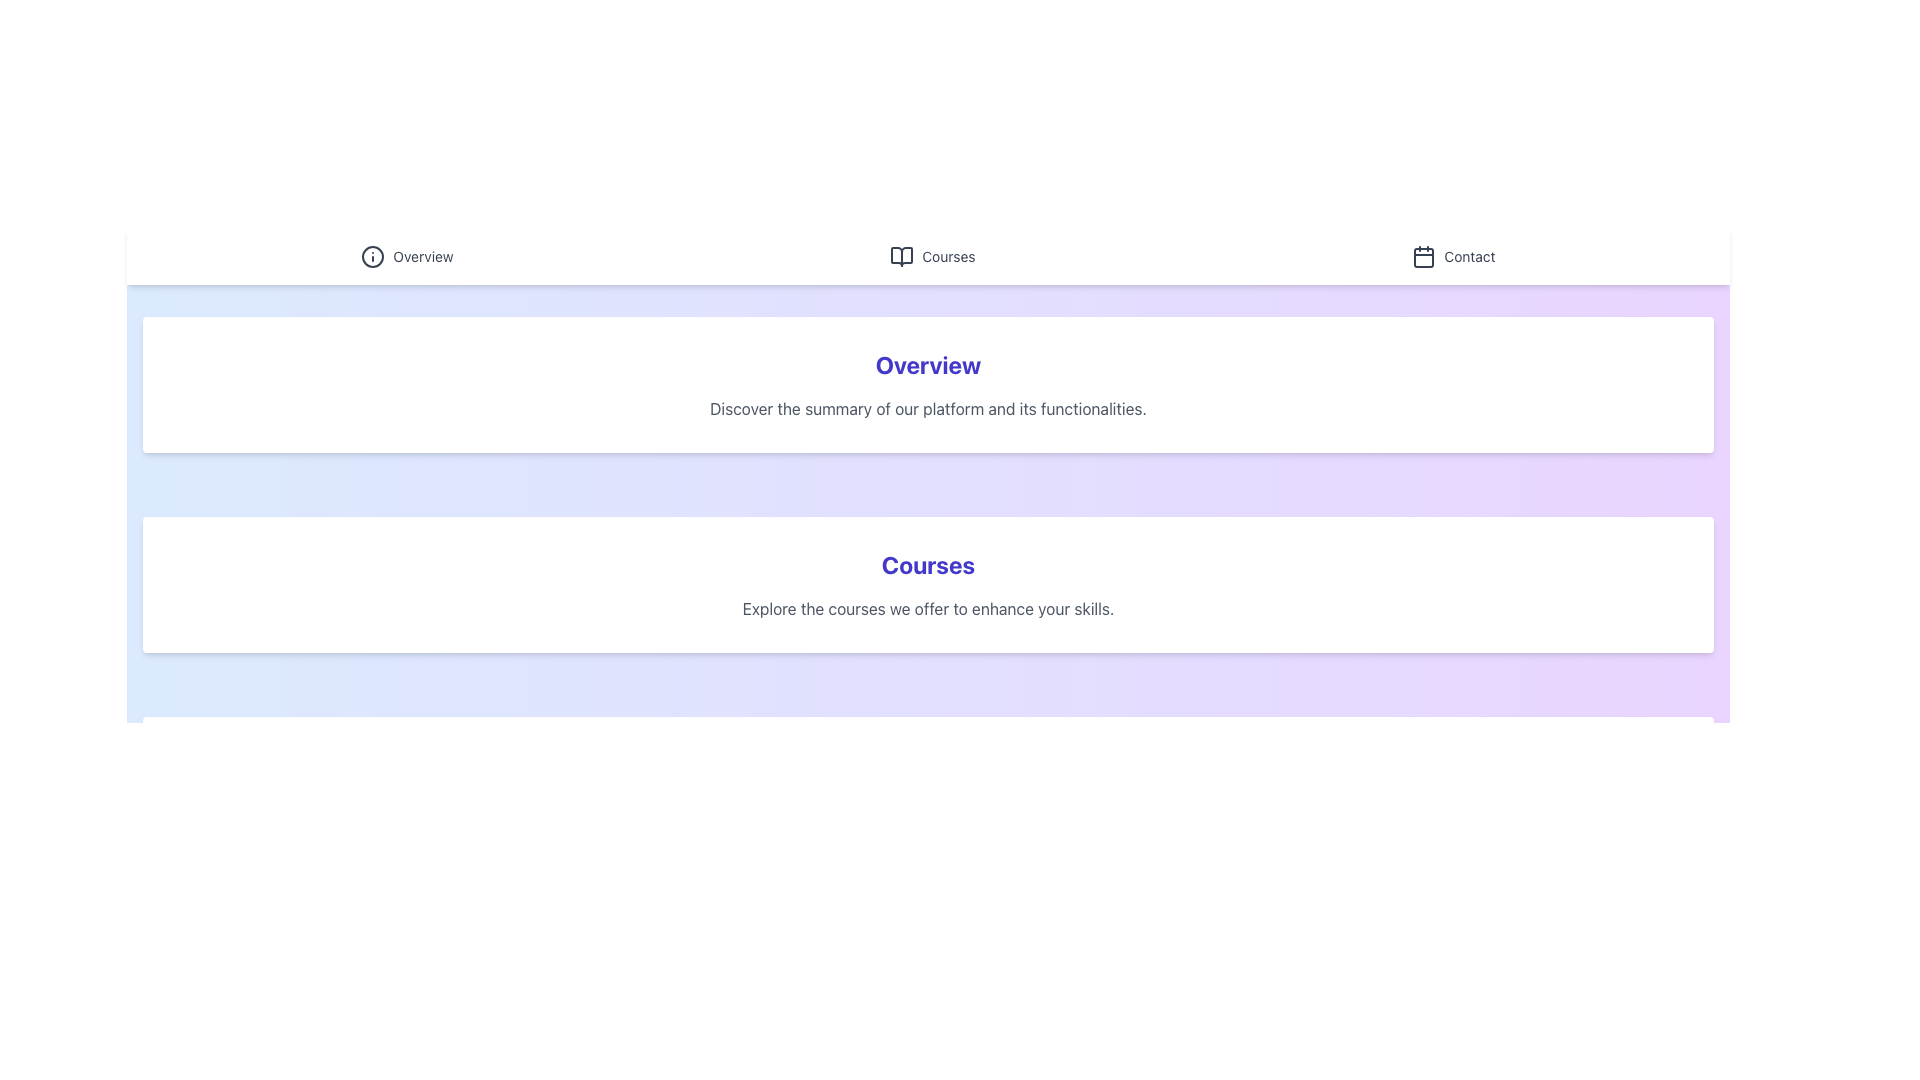  Describe the element at coordinates (927, 407) in the screenshot. I see `introductory text summarizing the platform's main features, located in the 'Overview' section below the 'Overview' heading` at that location.